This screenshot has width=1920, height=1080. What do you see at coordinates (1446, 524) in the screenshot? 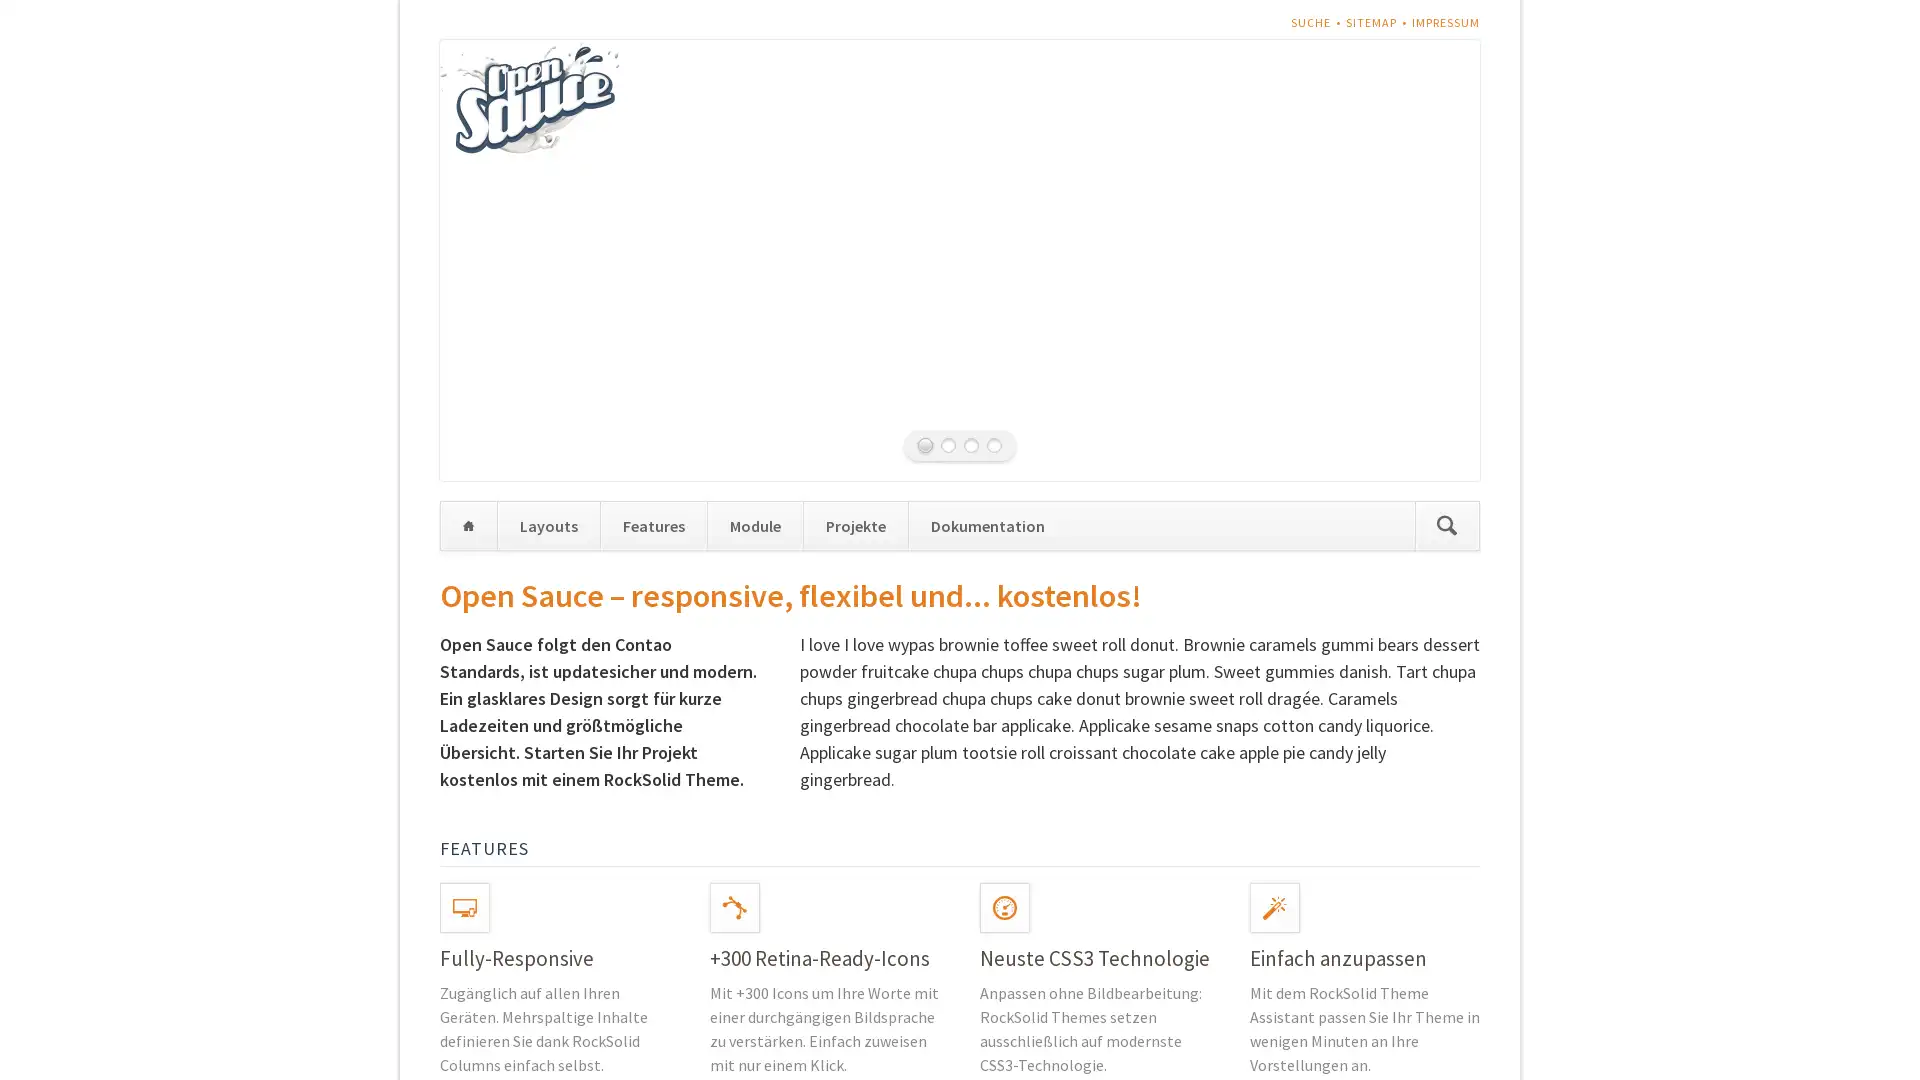
I see `Suchen` at bounding box center [1446, 524].